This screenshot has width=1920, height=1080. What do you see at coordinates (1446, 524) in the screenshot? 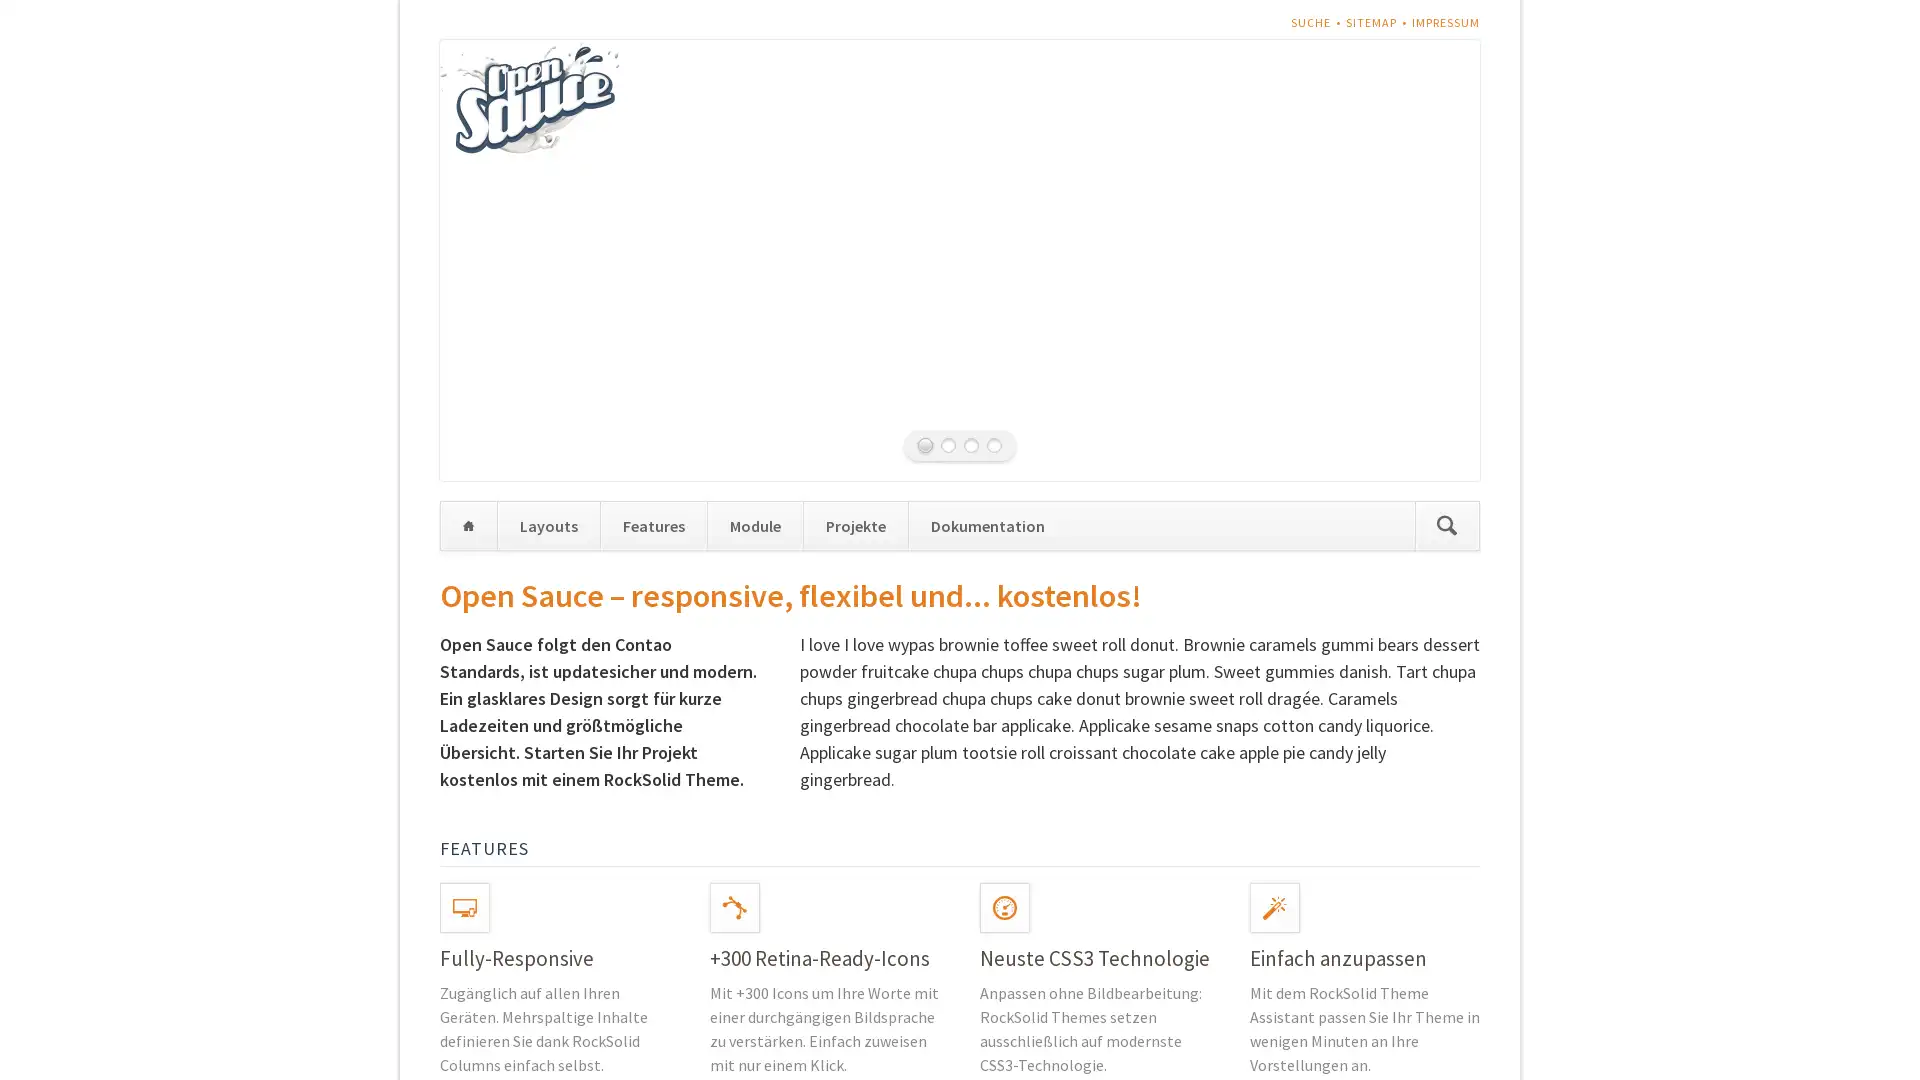
I see `Suchen` at bounding box center [1446, 524].